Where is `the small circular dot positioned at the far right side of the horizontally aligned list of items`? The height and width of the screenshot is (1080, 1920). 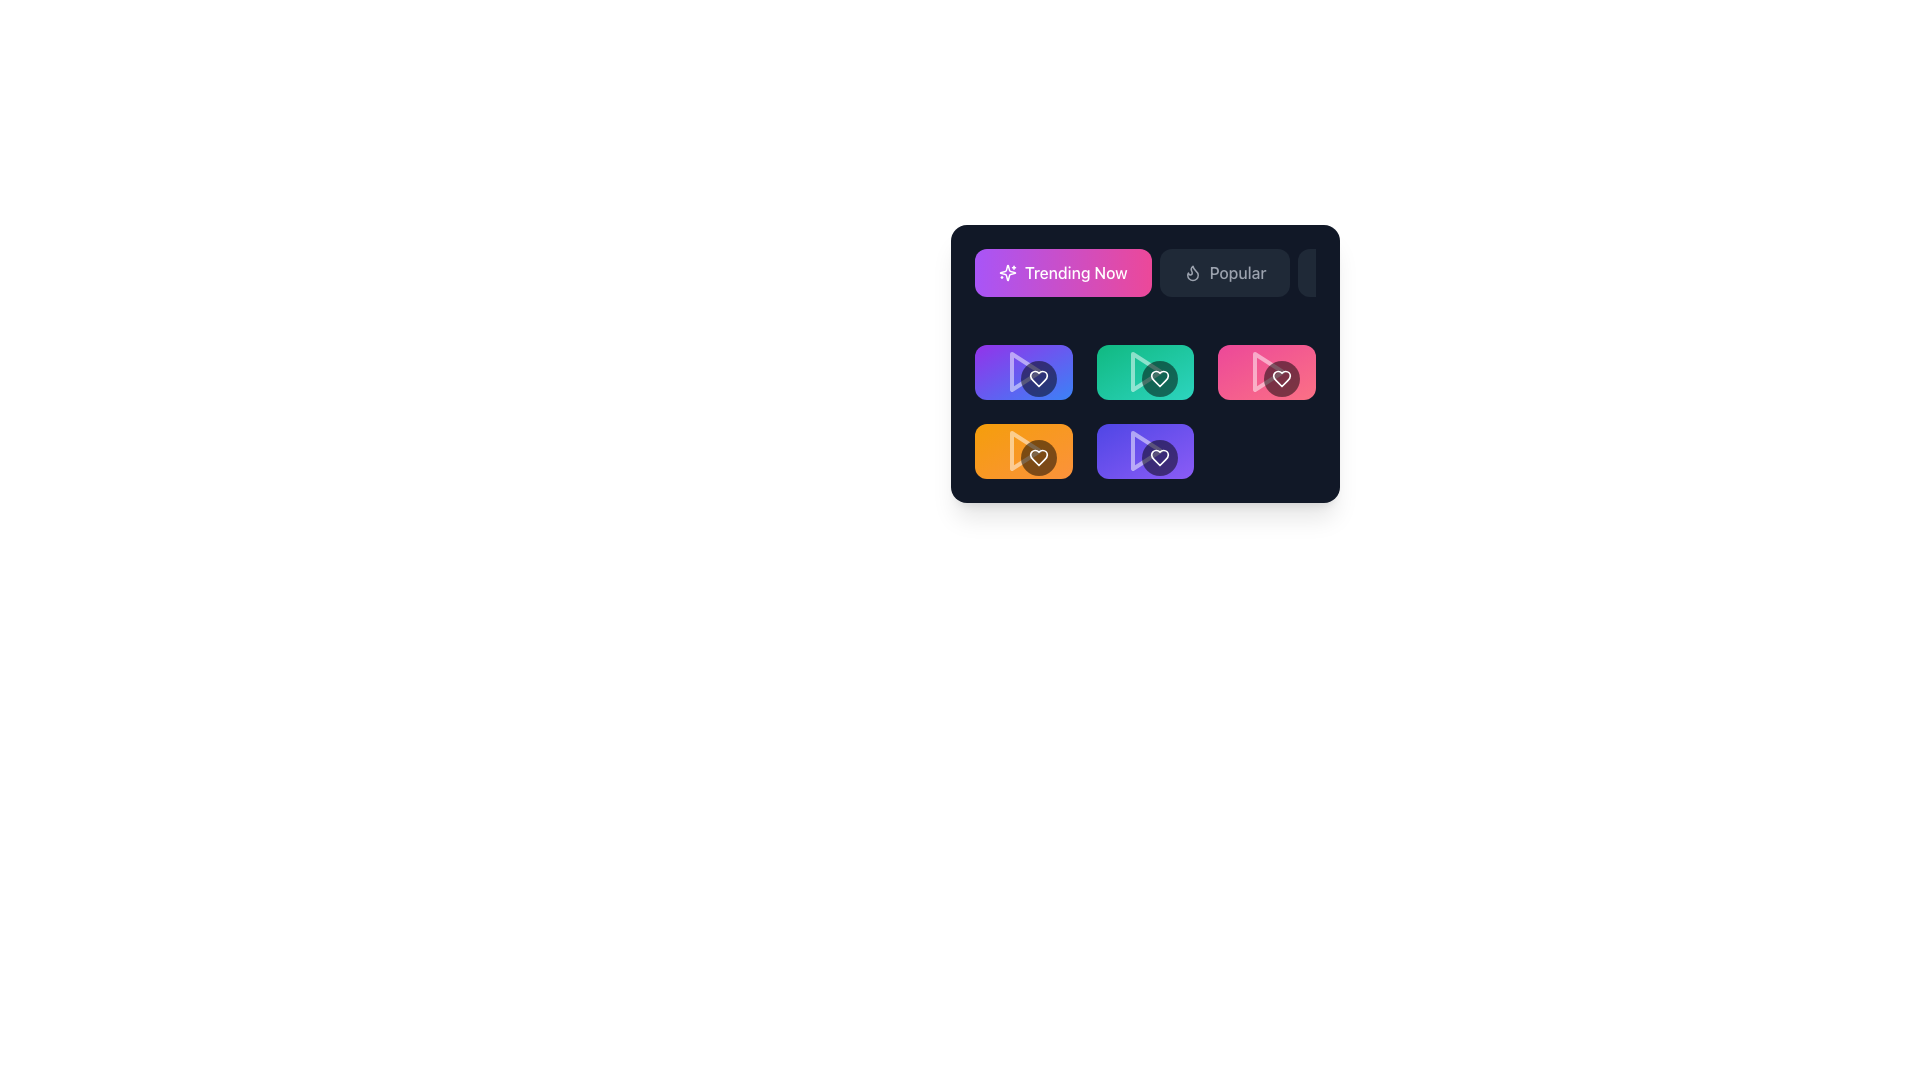
the small circular dot positioned at the far right side of the horizontally aligned list of items is located at coordinates (1347, 441).